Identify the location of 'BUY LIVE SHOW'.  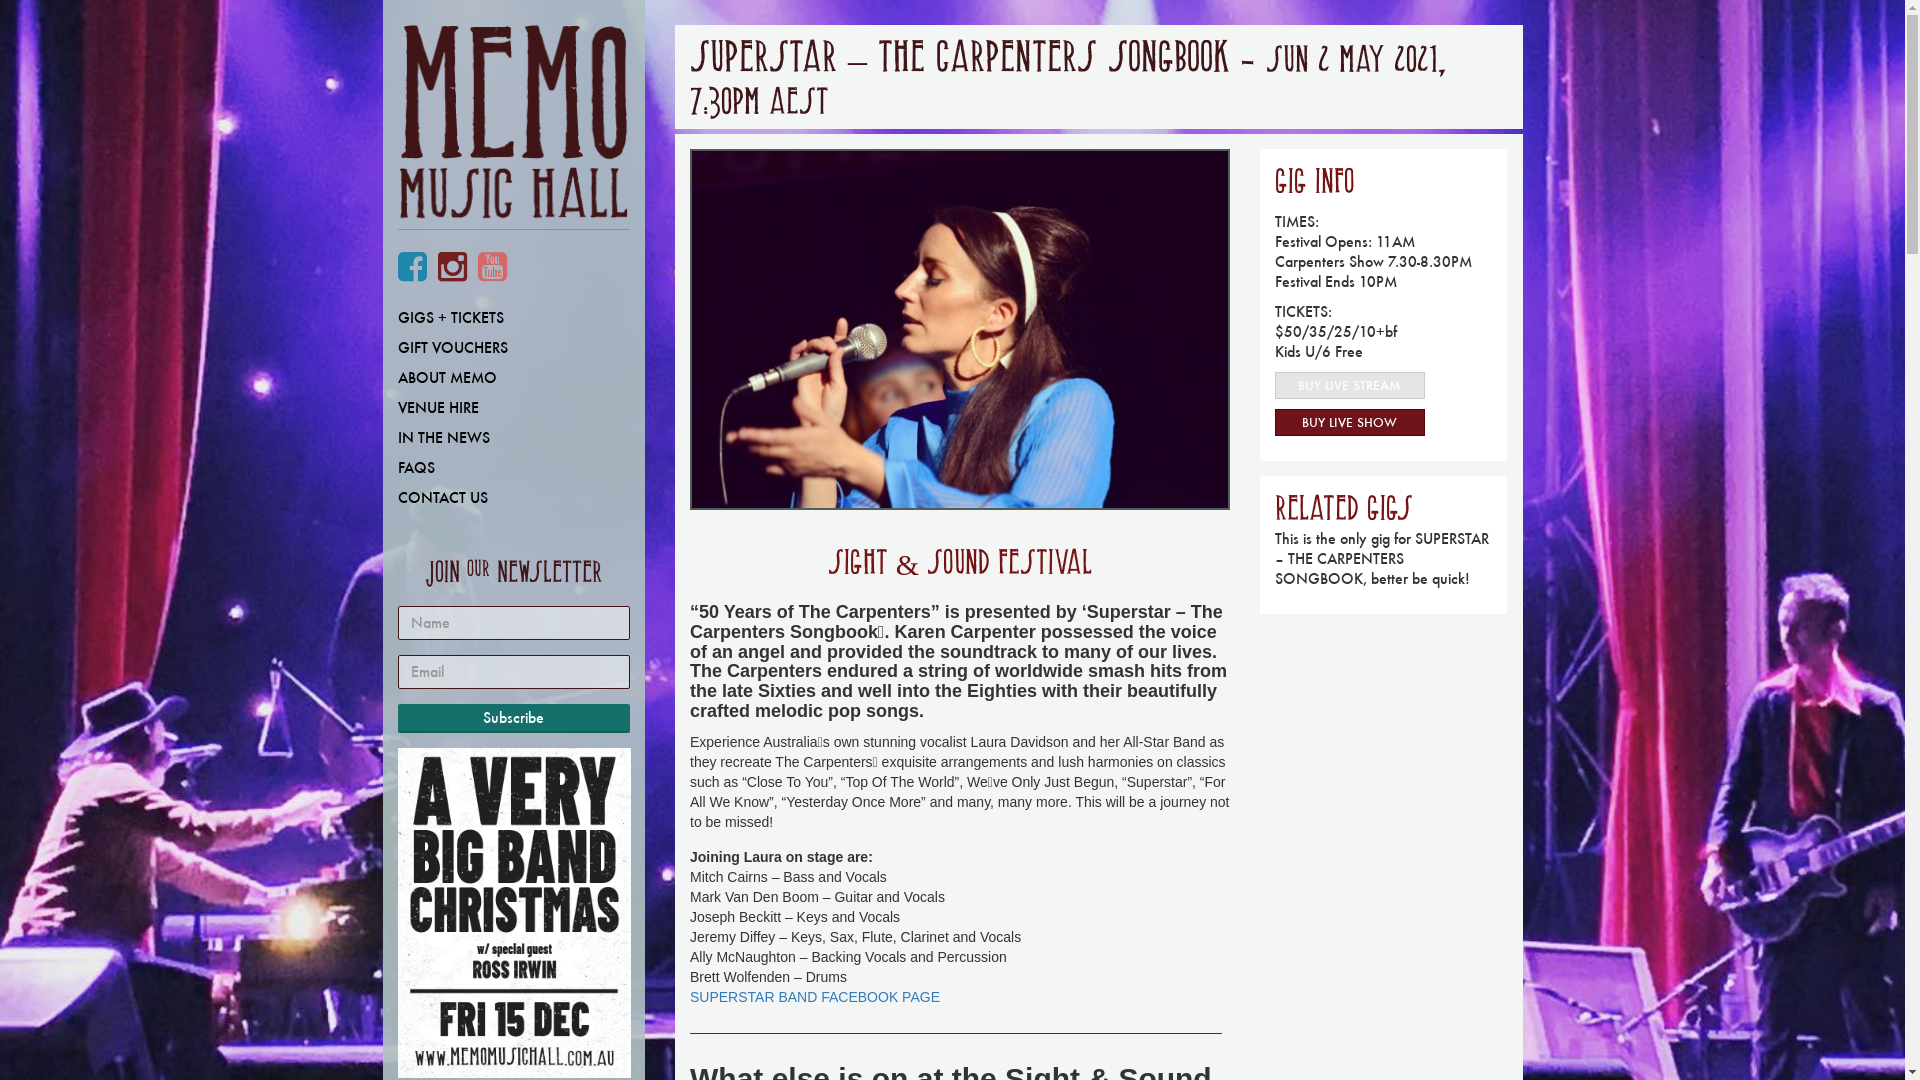
(1349, 421).